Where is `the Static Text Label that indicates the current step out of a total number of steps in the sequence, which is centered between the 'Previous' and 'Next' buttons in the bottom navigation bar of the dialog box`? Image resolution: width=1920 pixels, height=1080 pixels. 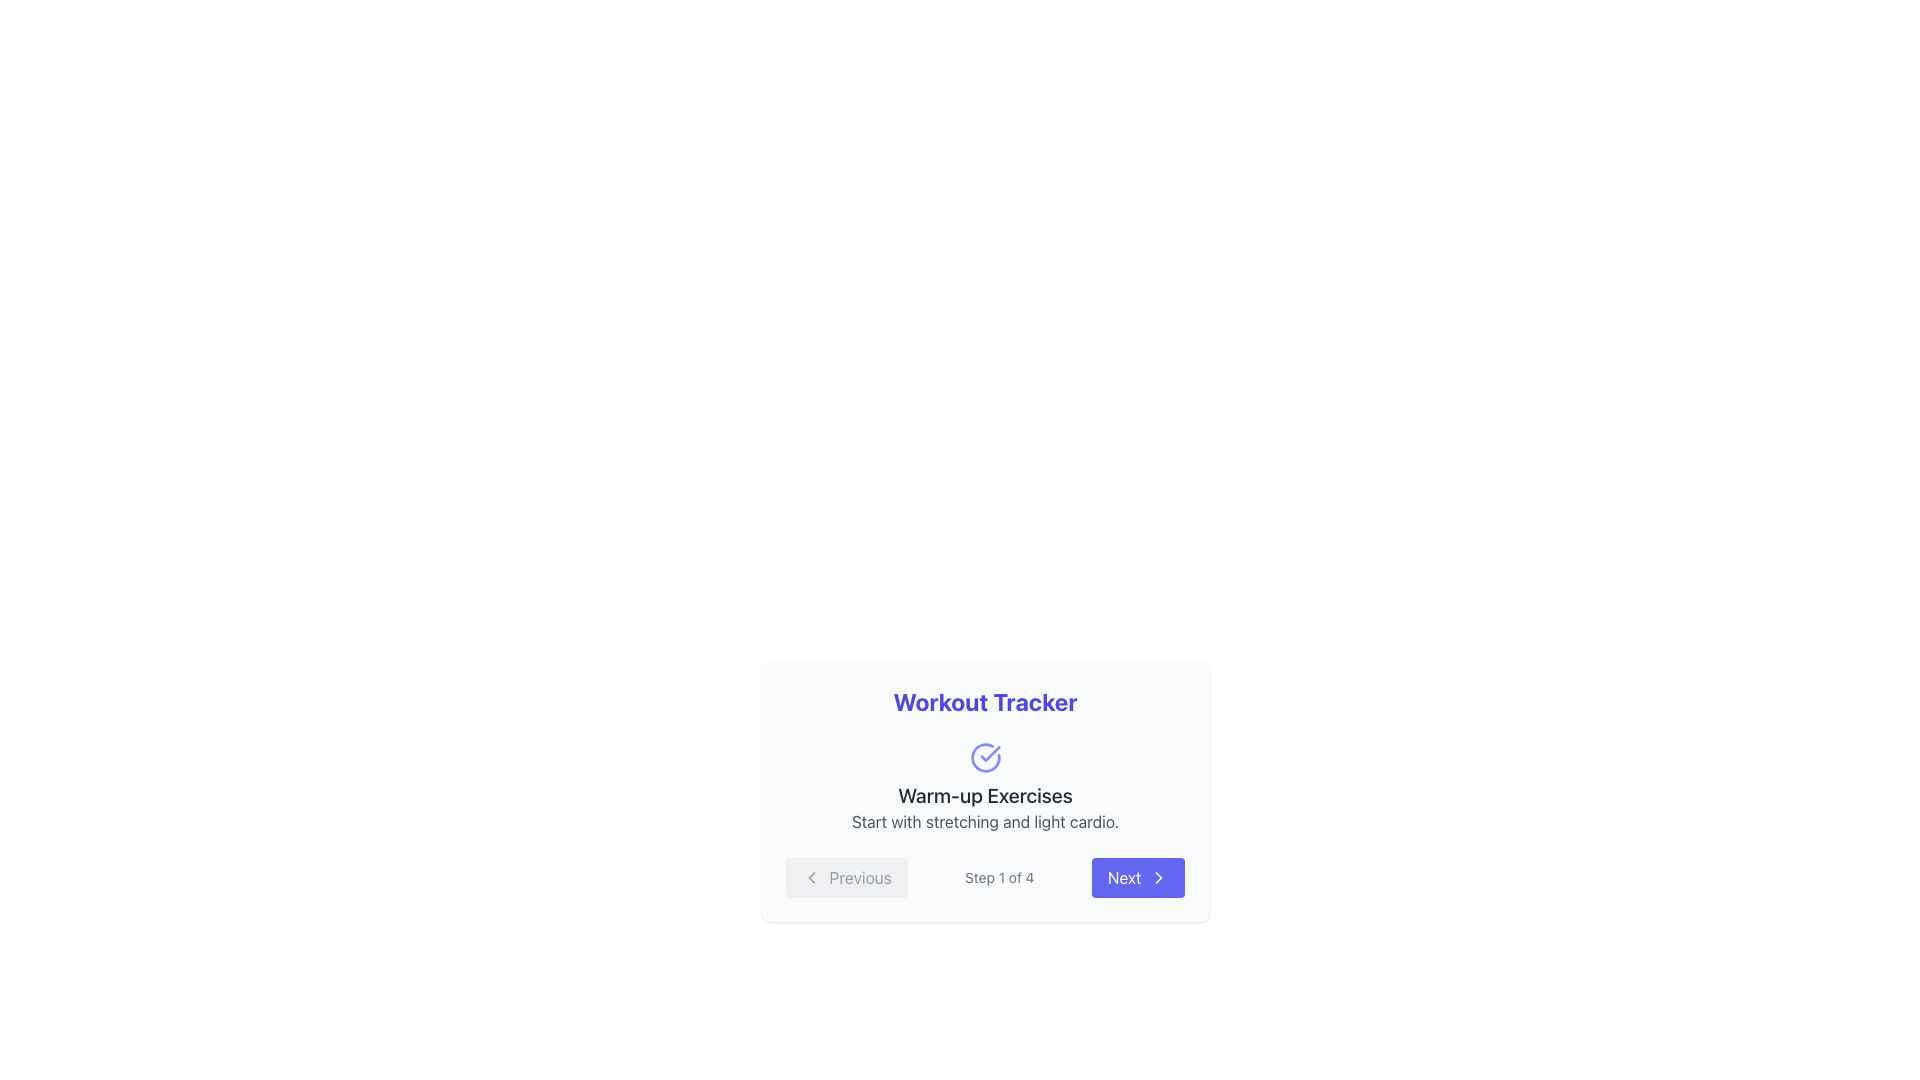 the Static Text Label that indicates the current step out of a total number of steps in the sequence, which is centered between the 'Previous' and 'Next' buttons in the bottom navigation bar of the dialog box is located at coordinates (999, 877).